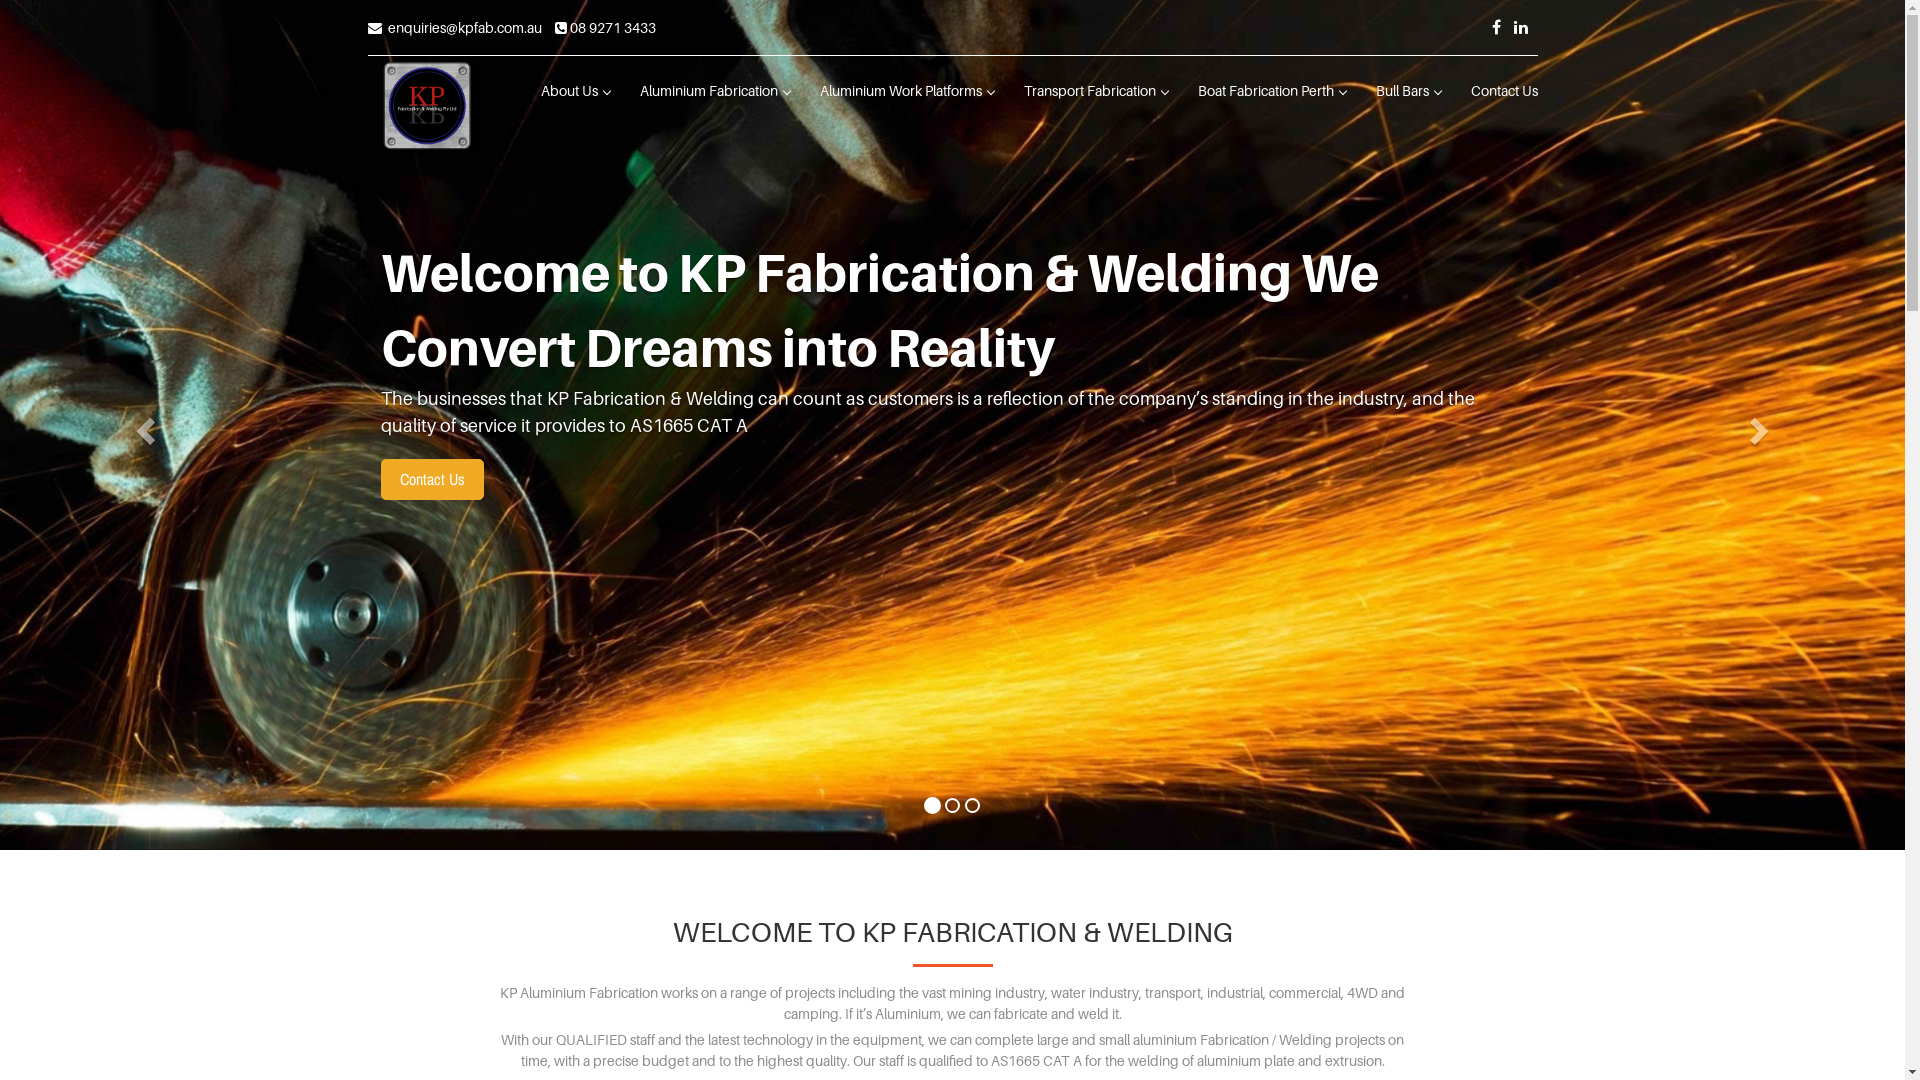 This screenshot has width=1920, height=1080. Describe the element at coordinates (1270, 91) in the screenshot. I see `'Boat Fabrication Perth'` at that location.